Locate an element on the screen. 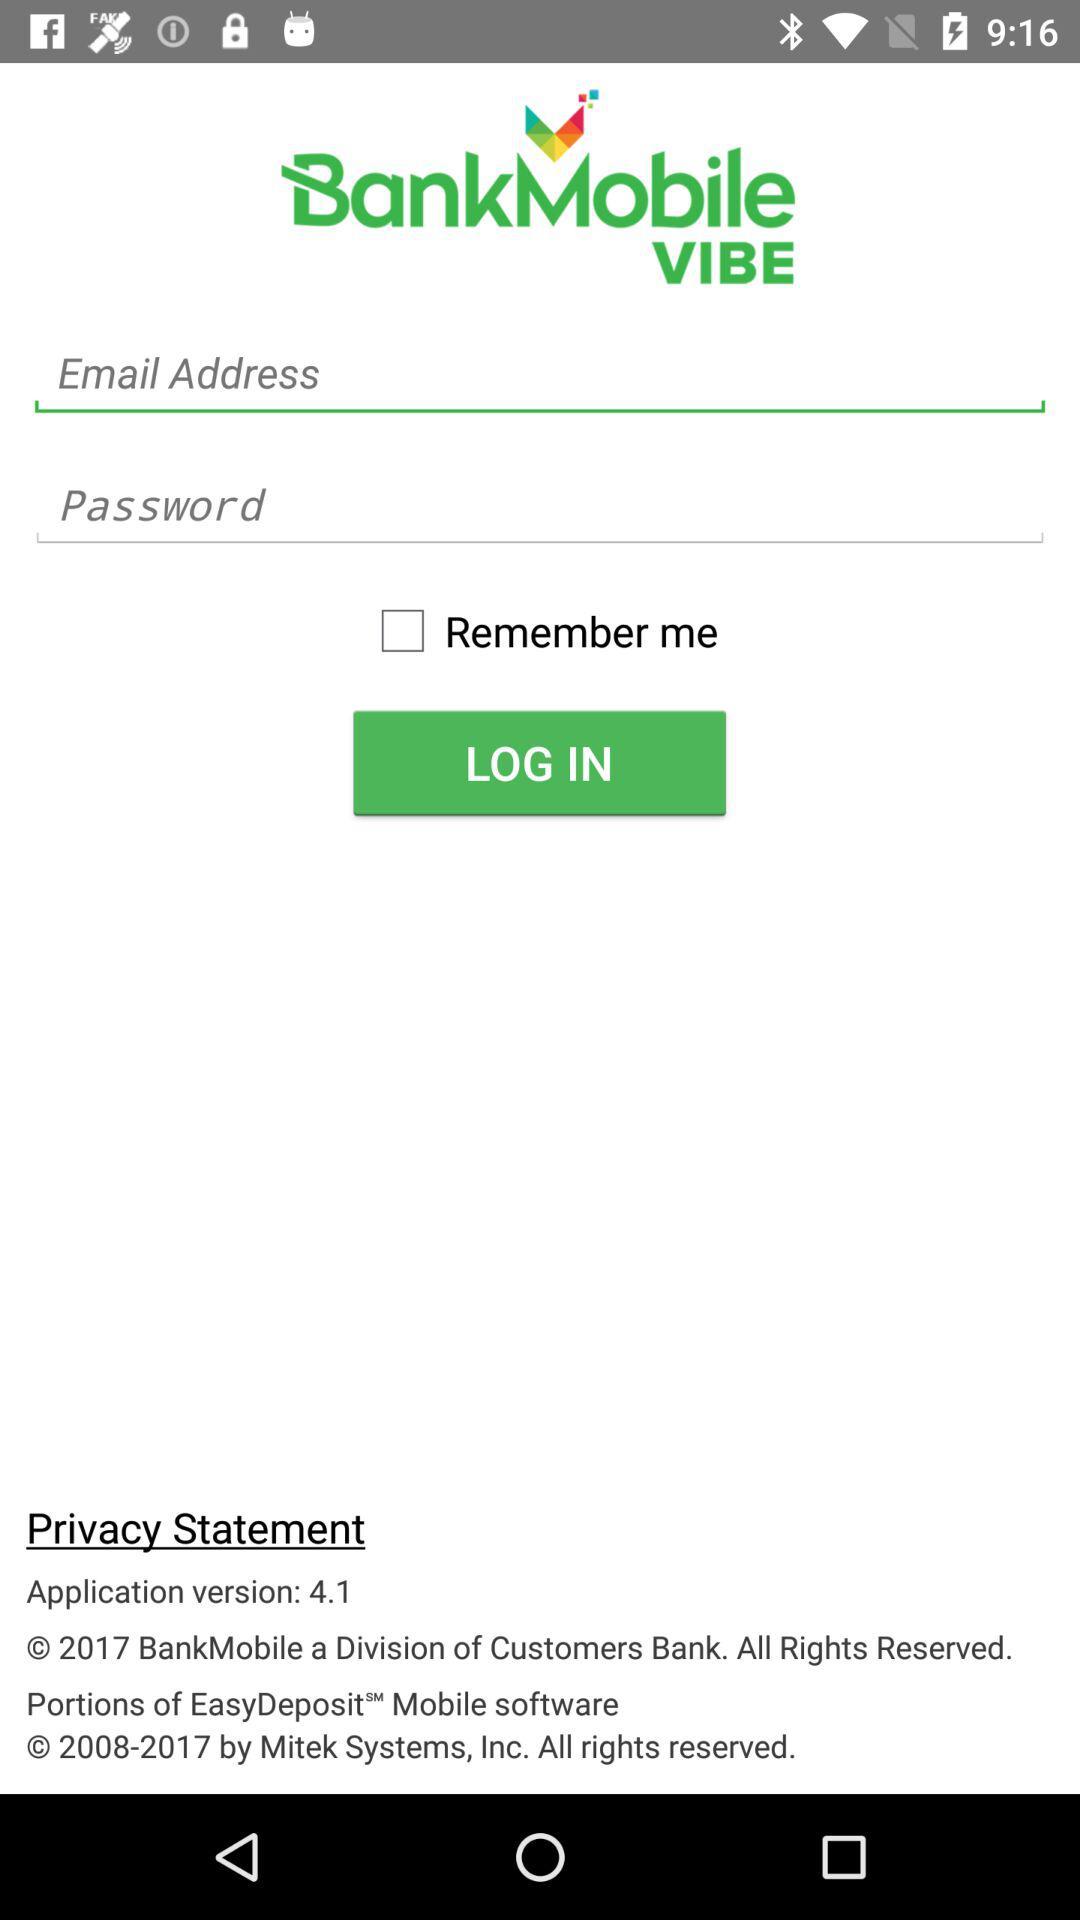 The height and width of the screenshot is (1920, 1080). log in item is located at coordinates (538, 761).